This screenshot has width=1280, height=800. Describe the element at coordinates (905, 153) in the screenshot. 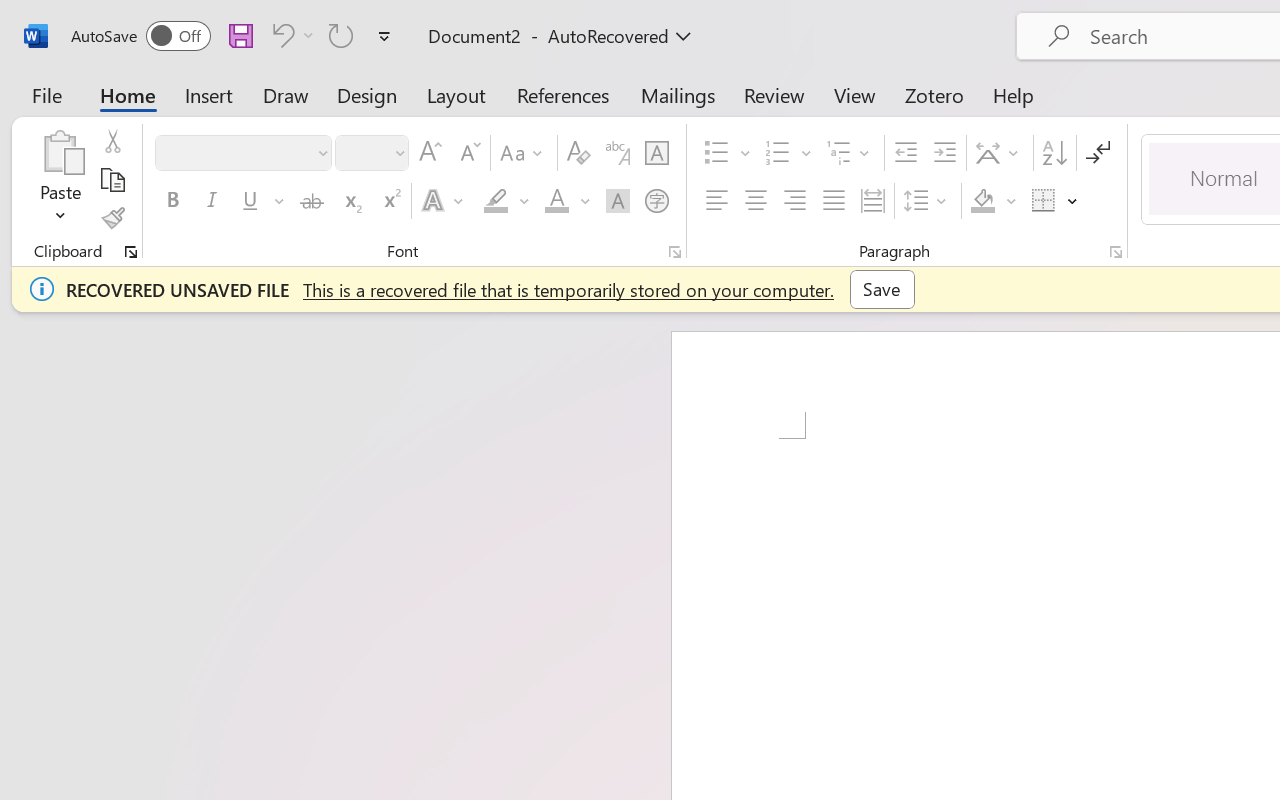

I see `'Decrease Indent'` at that location.